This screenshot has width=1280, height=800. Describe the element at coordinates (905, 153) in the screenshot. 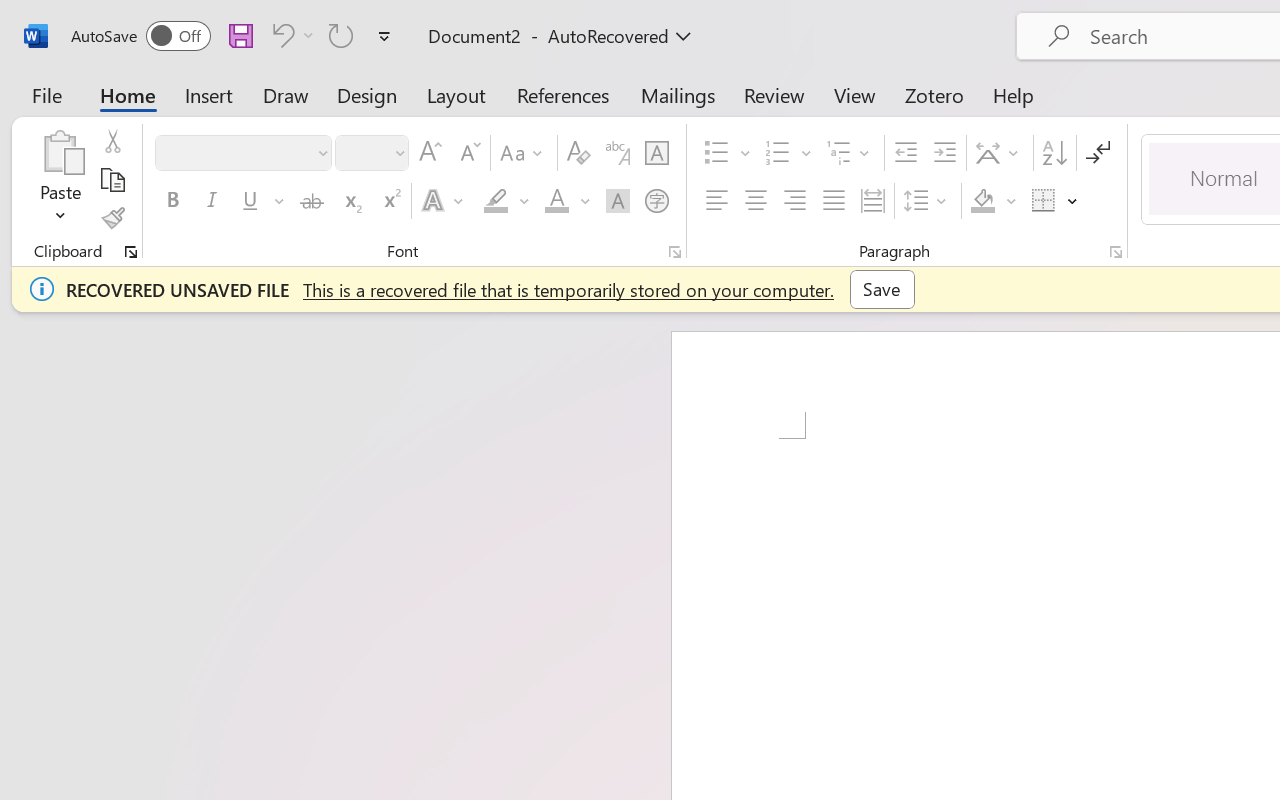

I see `'Decrease Indent'` at that location.